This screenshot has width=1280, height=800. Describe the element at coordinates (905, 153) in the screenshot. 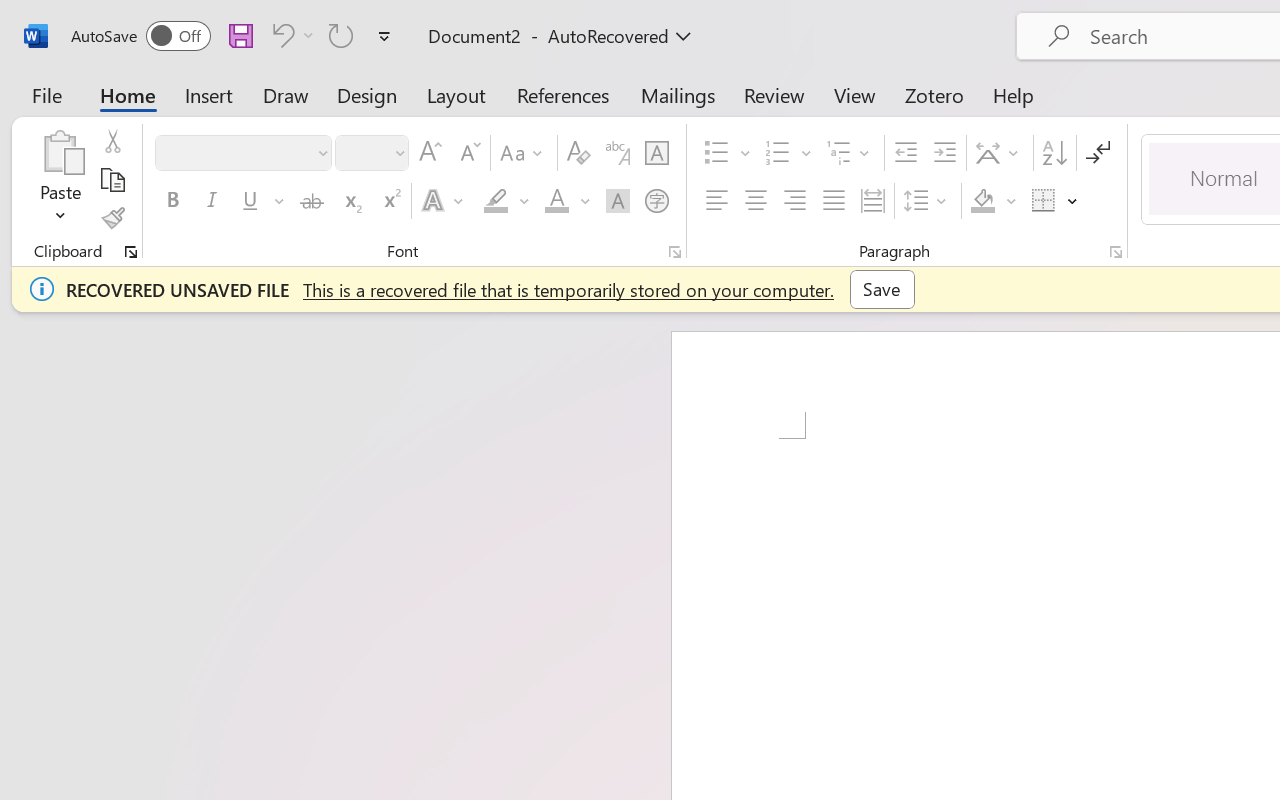

I see `'Decrease Indent'` at that location.